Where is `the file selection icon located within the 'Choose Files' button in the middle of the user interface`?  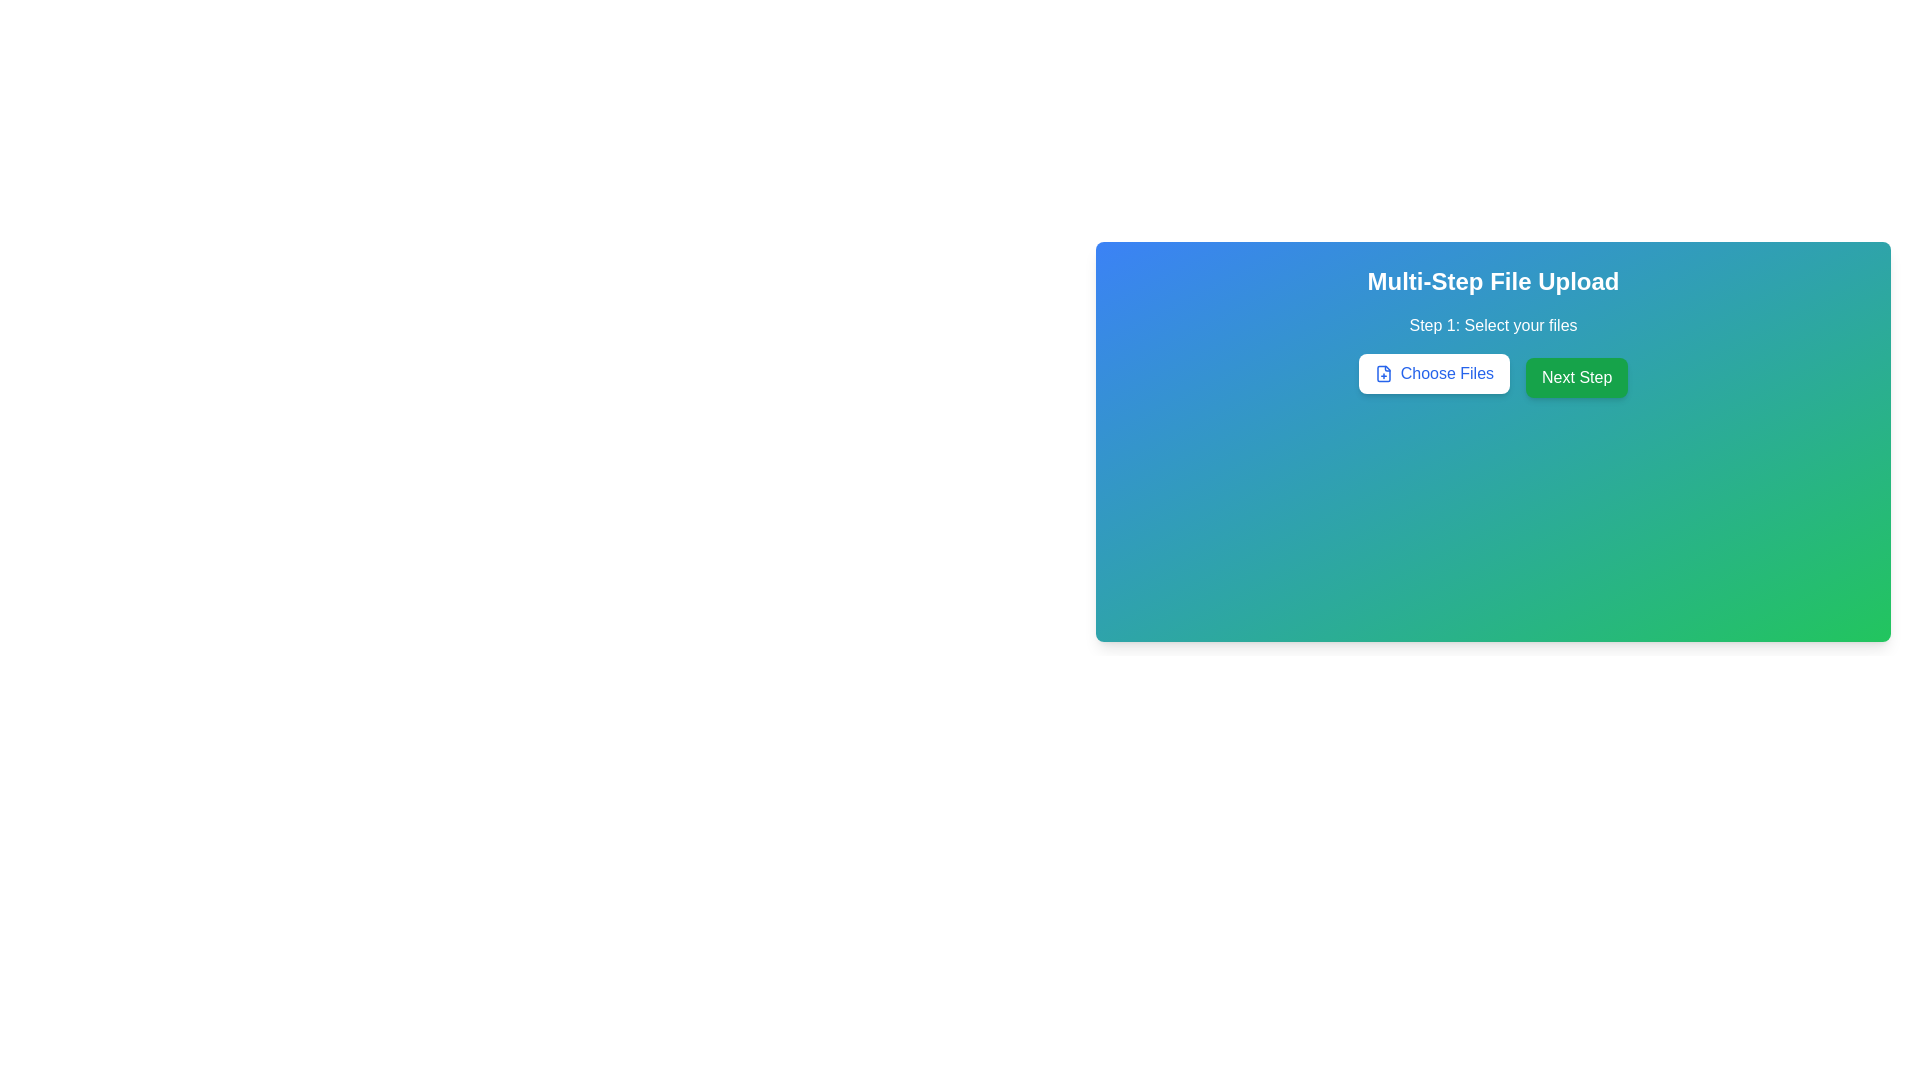 the file selection icon located within the 'Choose Files' button in the middle of the user interface is located at coordinates (1382, 374).